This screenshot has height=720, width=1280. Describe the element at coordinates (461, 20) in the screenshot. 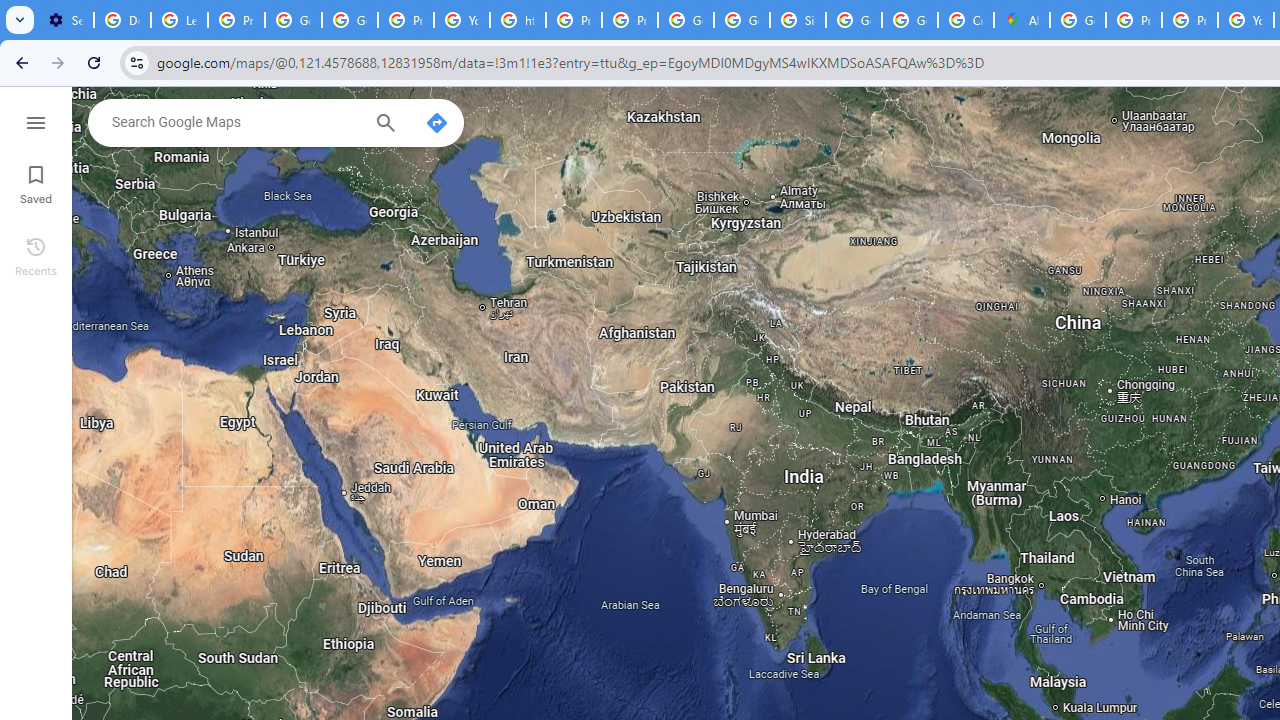

I see `'YouTube'` at that location.